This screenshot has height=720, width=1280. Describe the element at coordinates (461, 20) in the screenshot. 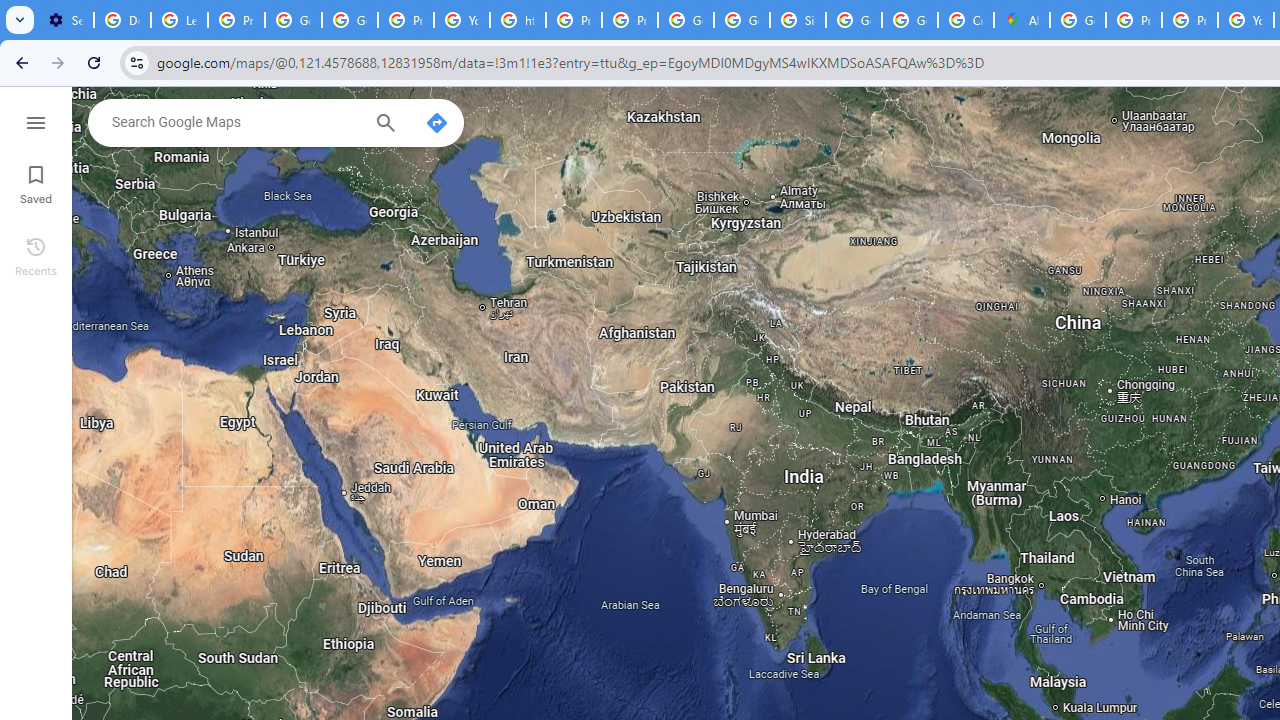

I see `'YouTube'` at that location.